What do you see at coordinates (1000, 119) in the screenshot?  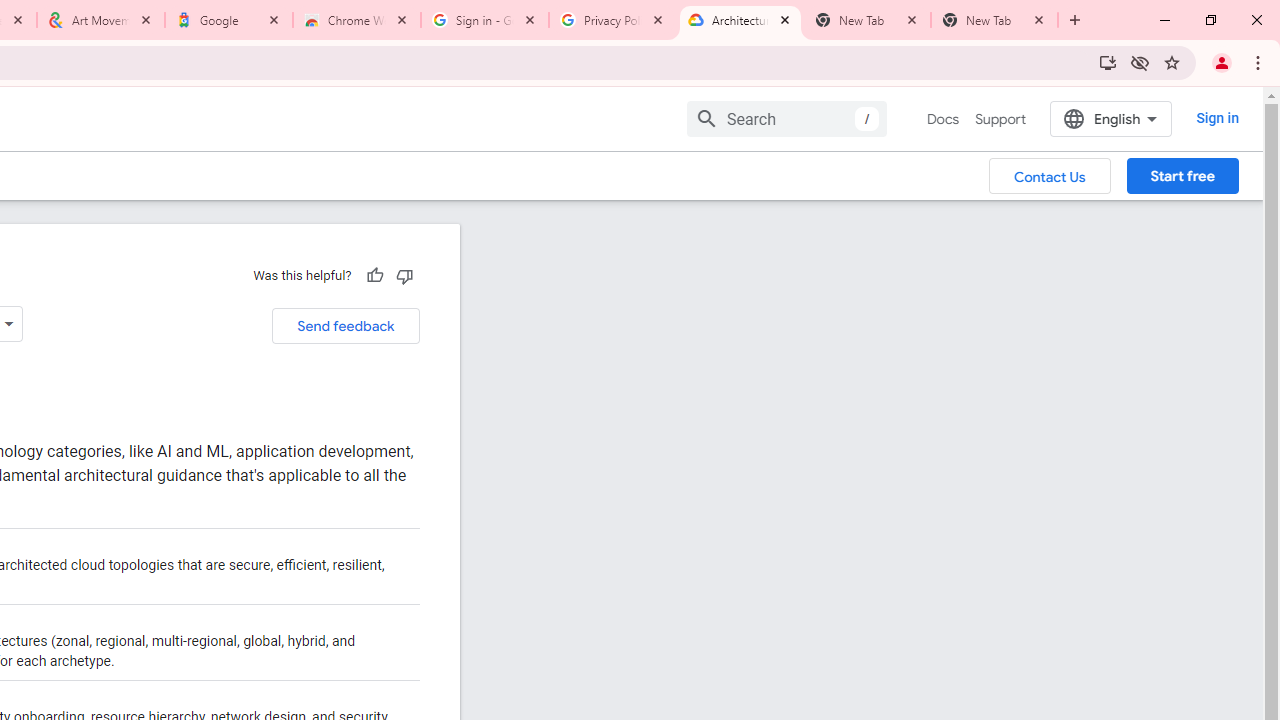 I see `'Support'` at bounding box center [1000, 119].